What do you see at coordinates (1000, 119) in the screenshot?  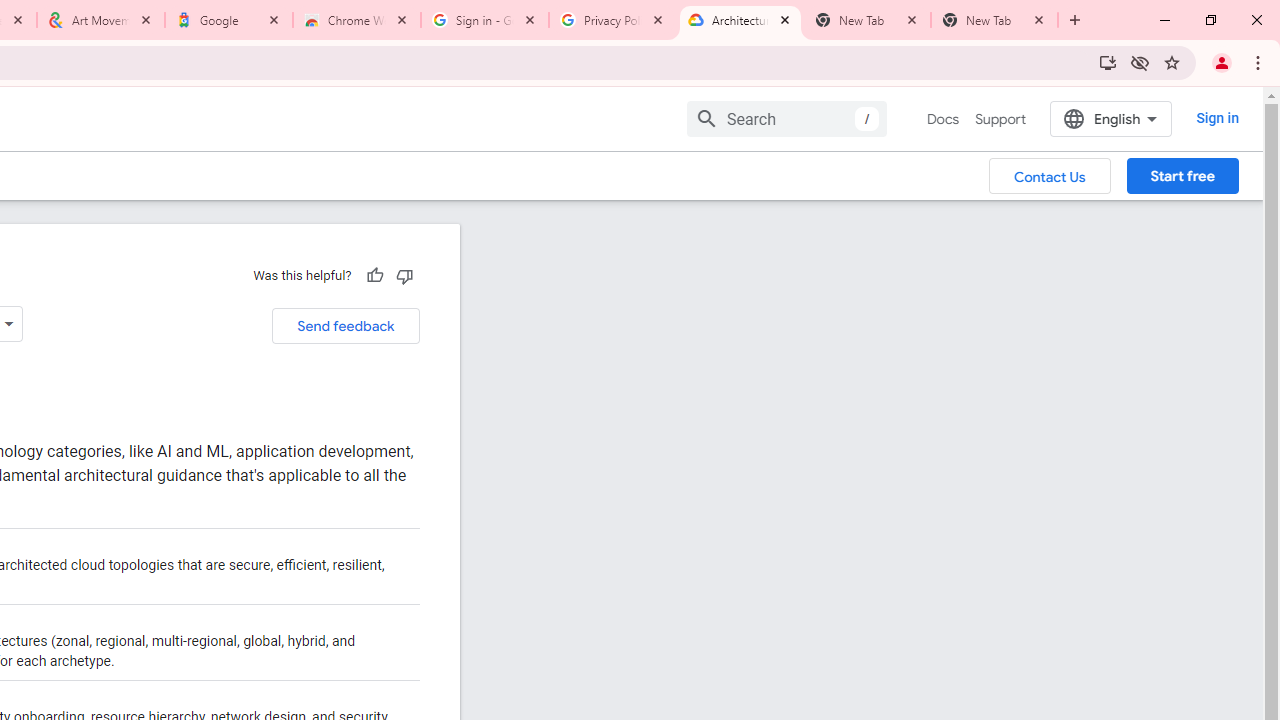 I see `'Support'` at bounding box center [1000, 119].